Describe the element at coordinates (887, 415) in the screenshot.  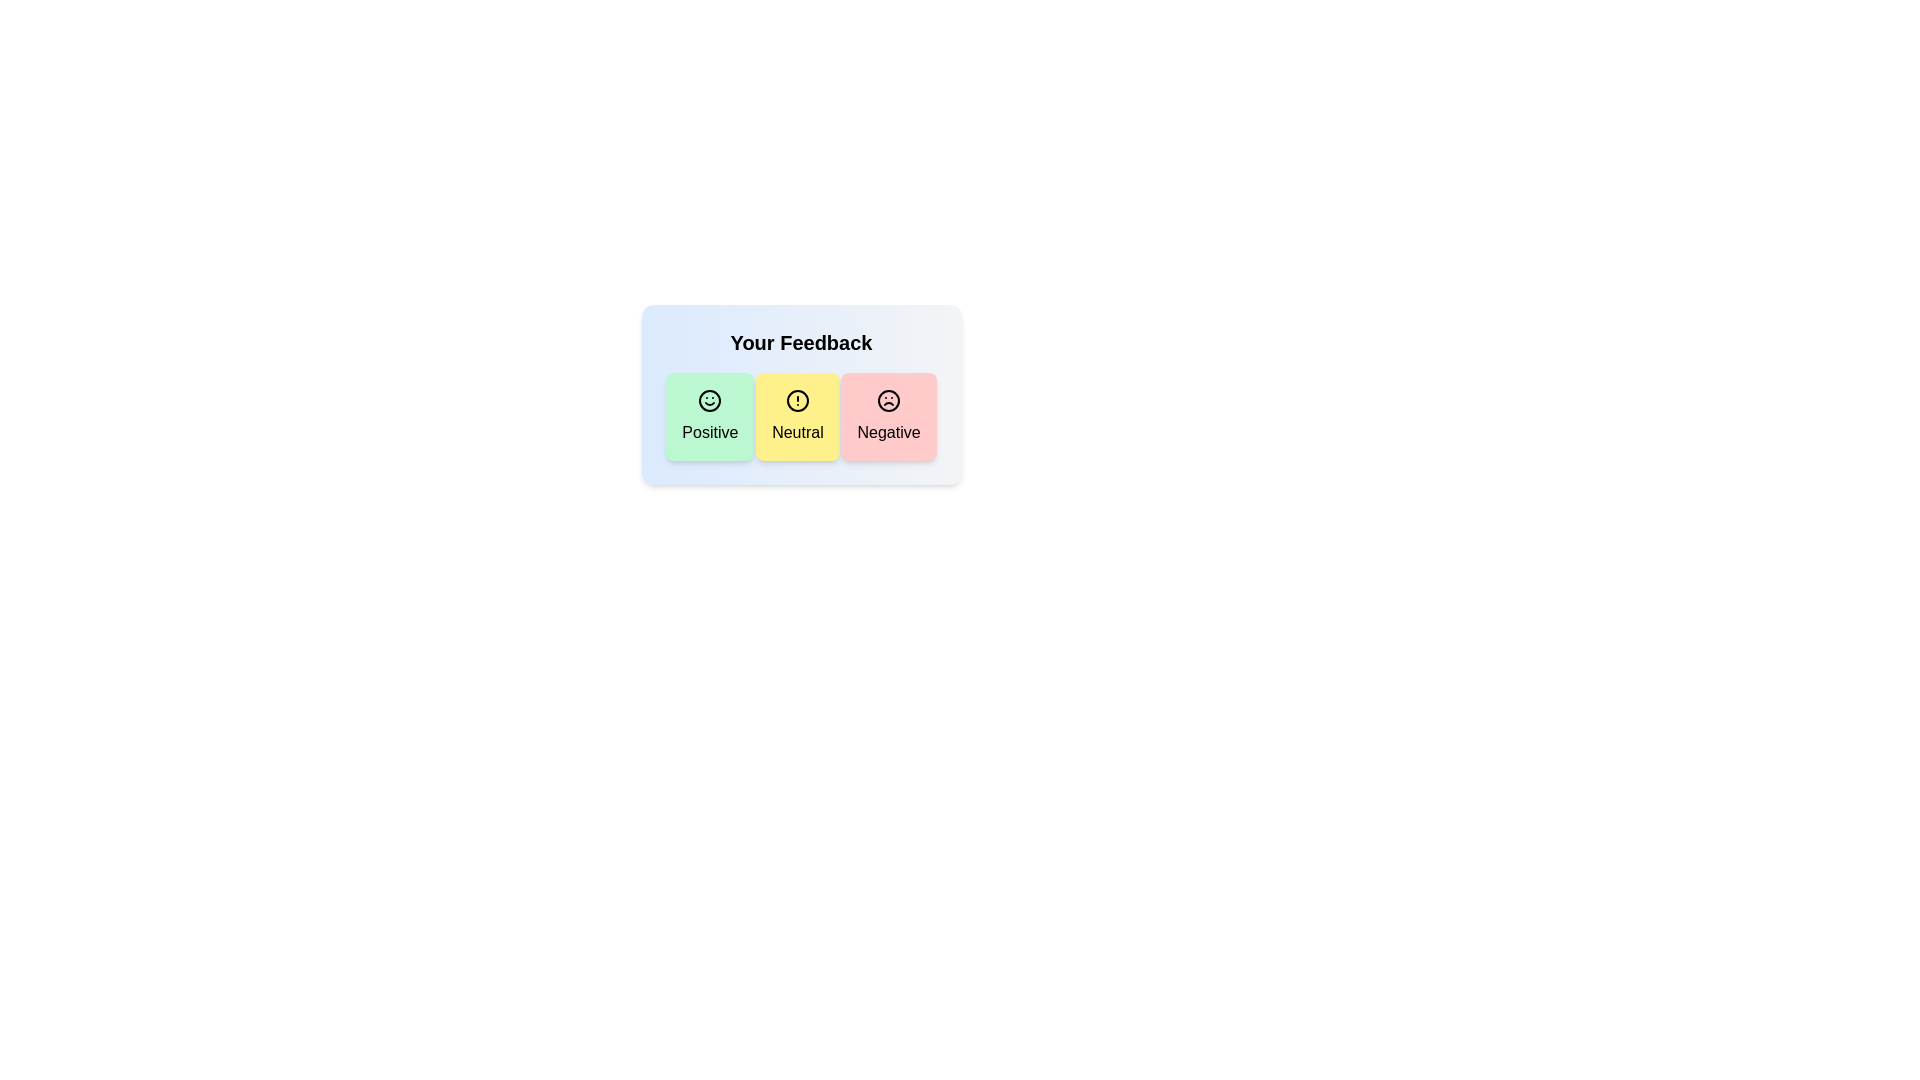
I see `the pink button labeled 'Negative' with a frowning face icon` at that location.